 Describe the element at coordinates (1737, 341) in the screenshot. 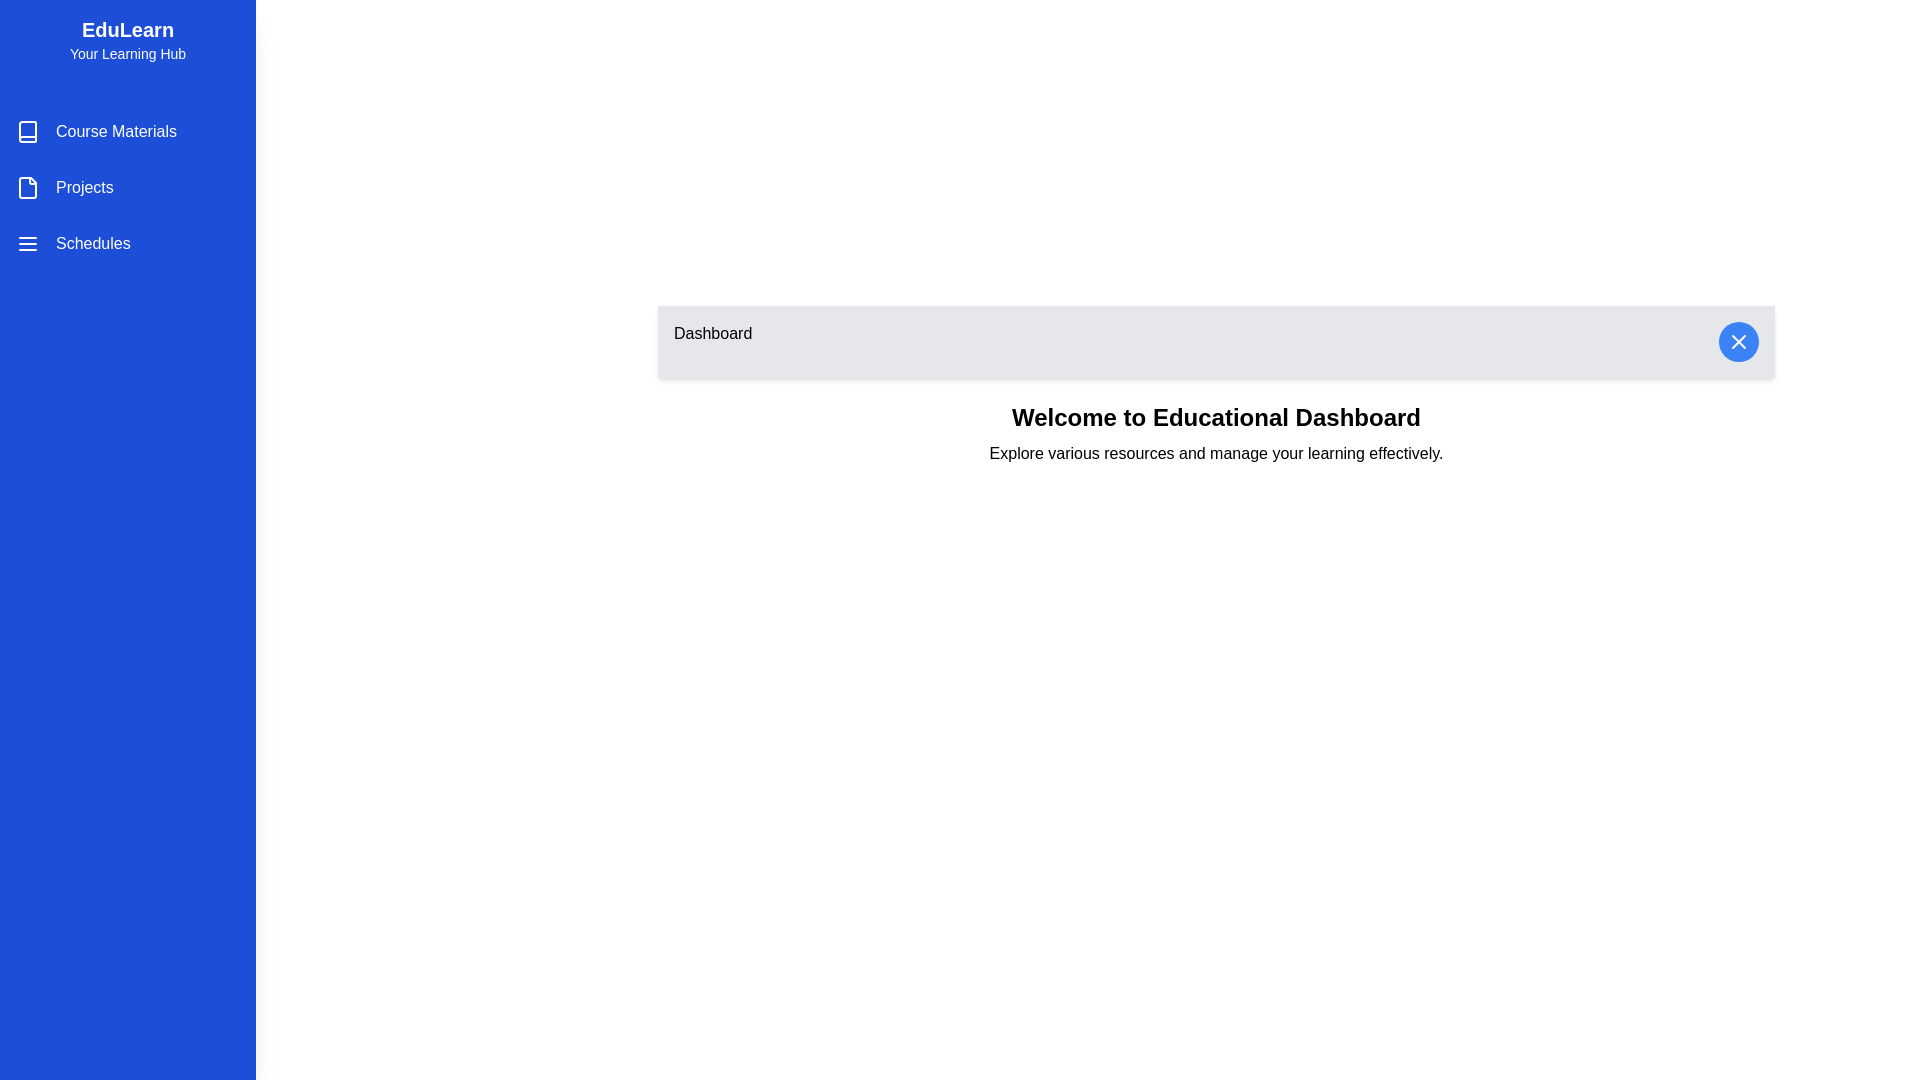

I see `the 'X' icon that is part of the blue circular button located at the far-right end of the horizontal grey bar at the top of the page` at that location.